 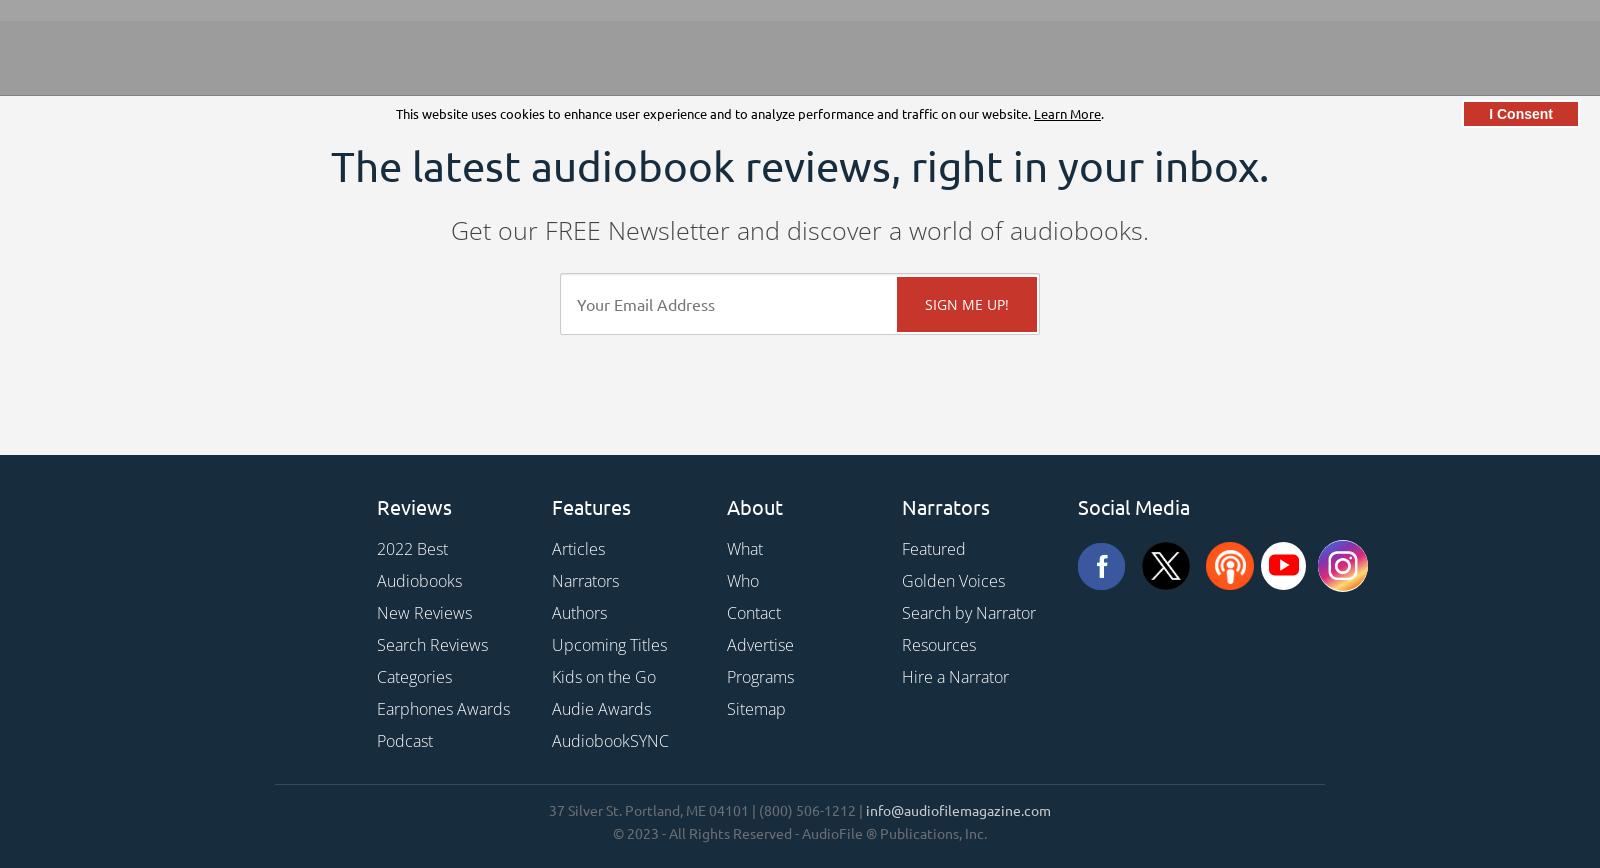 I want to click on 'Get our FREE Newsletter and discover a world of audiobooks.', so click(x=800, y=230).